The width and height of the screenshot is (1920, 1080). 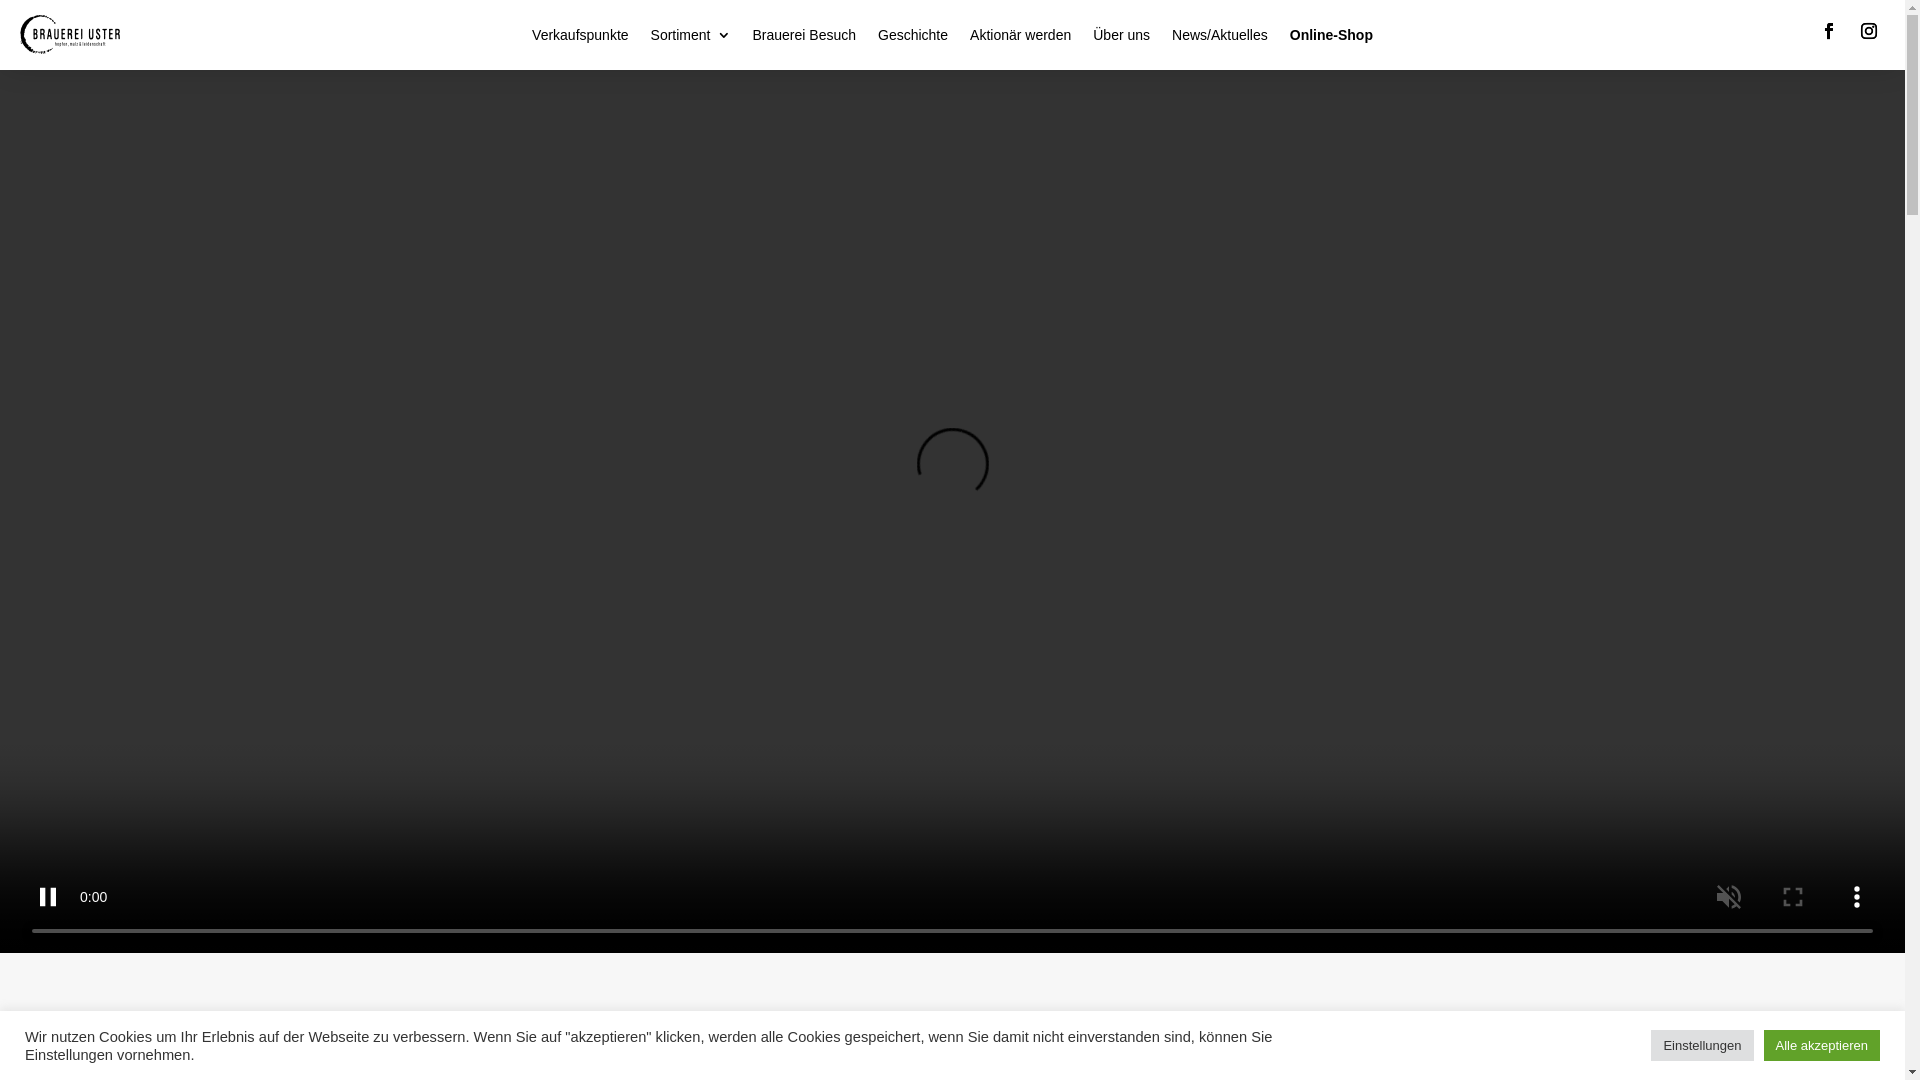 What do you see at coordinates (70, 34) in the screenshot?
I see `'Logo-Brauerei-Uster'` at bounding box center [70, 34].